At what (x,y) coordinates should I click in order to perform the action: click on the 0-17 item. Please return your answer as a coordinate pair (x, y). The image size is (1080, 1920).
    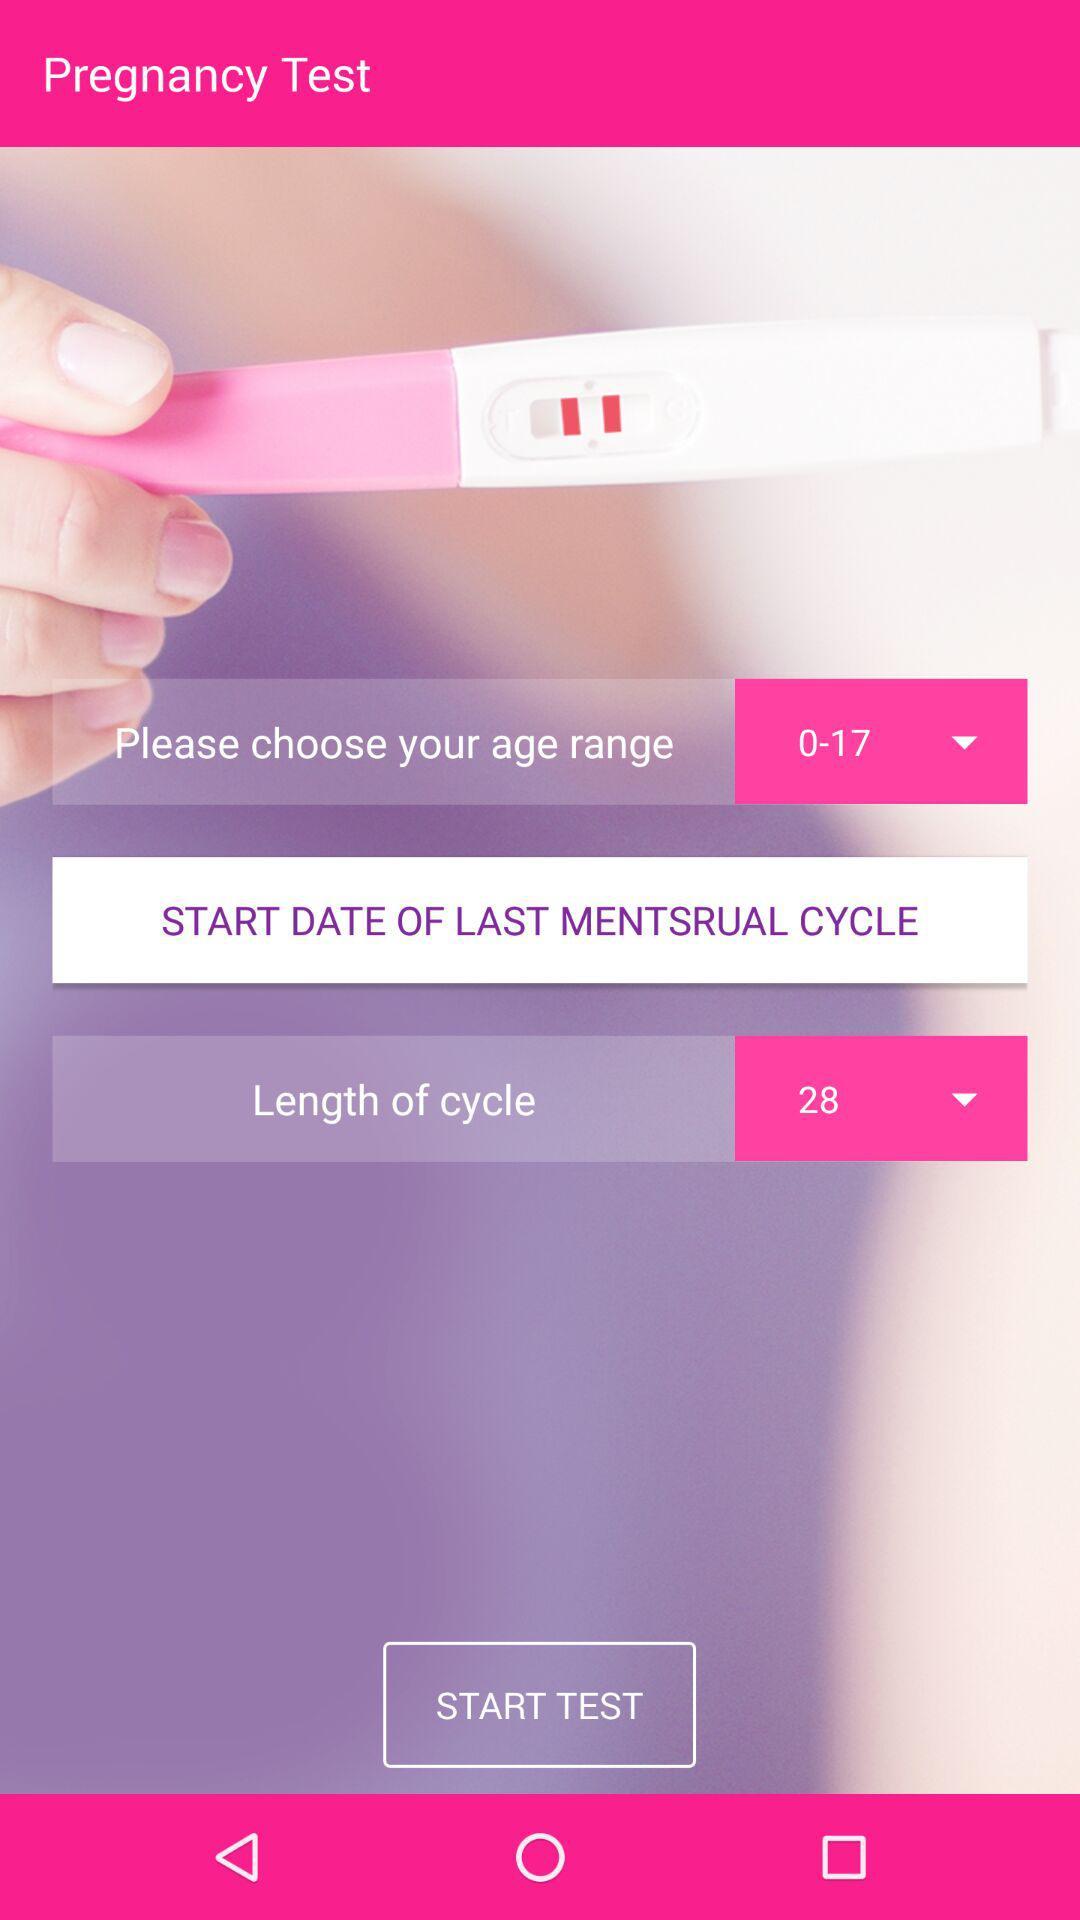
    Looking at the image, I should click on (880, 740).